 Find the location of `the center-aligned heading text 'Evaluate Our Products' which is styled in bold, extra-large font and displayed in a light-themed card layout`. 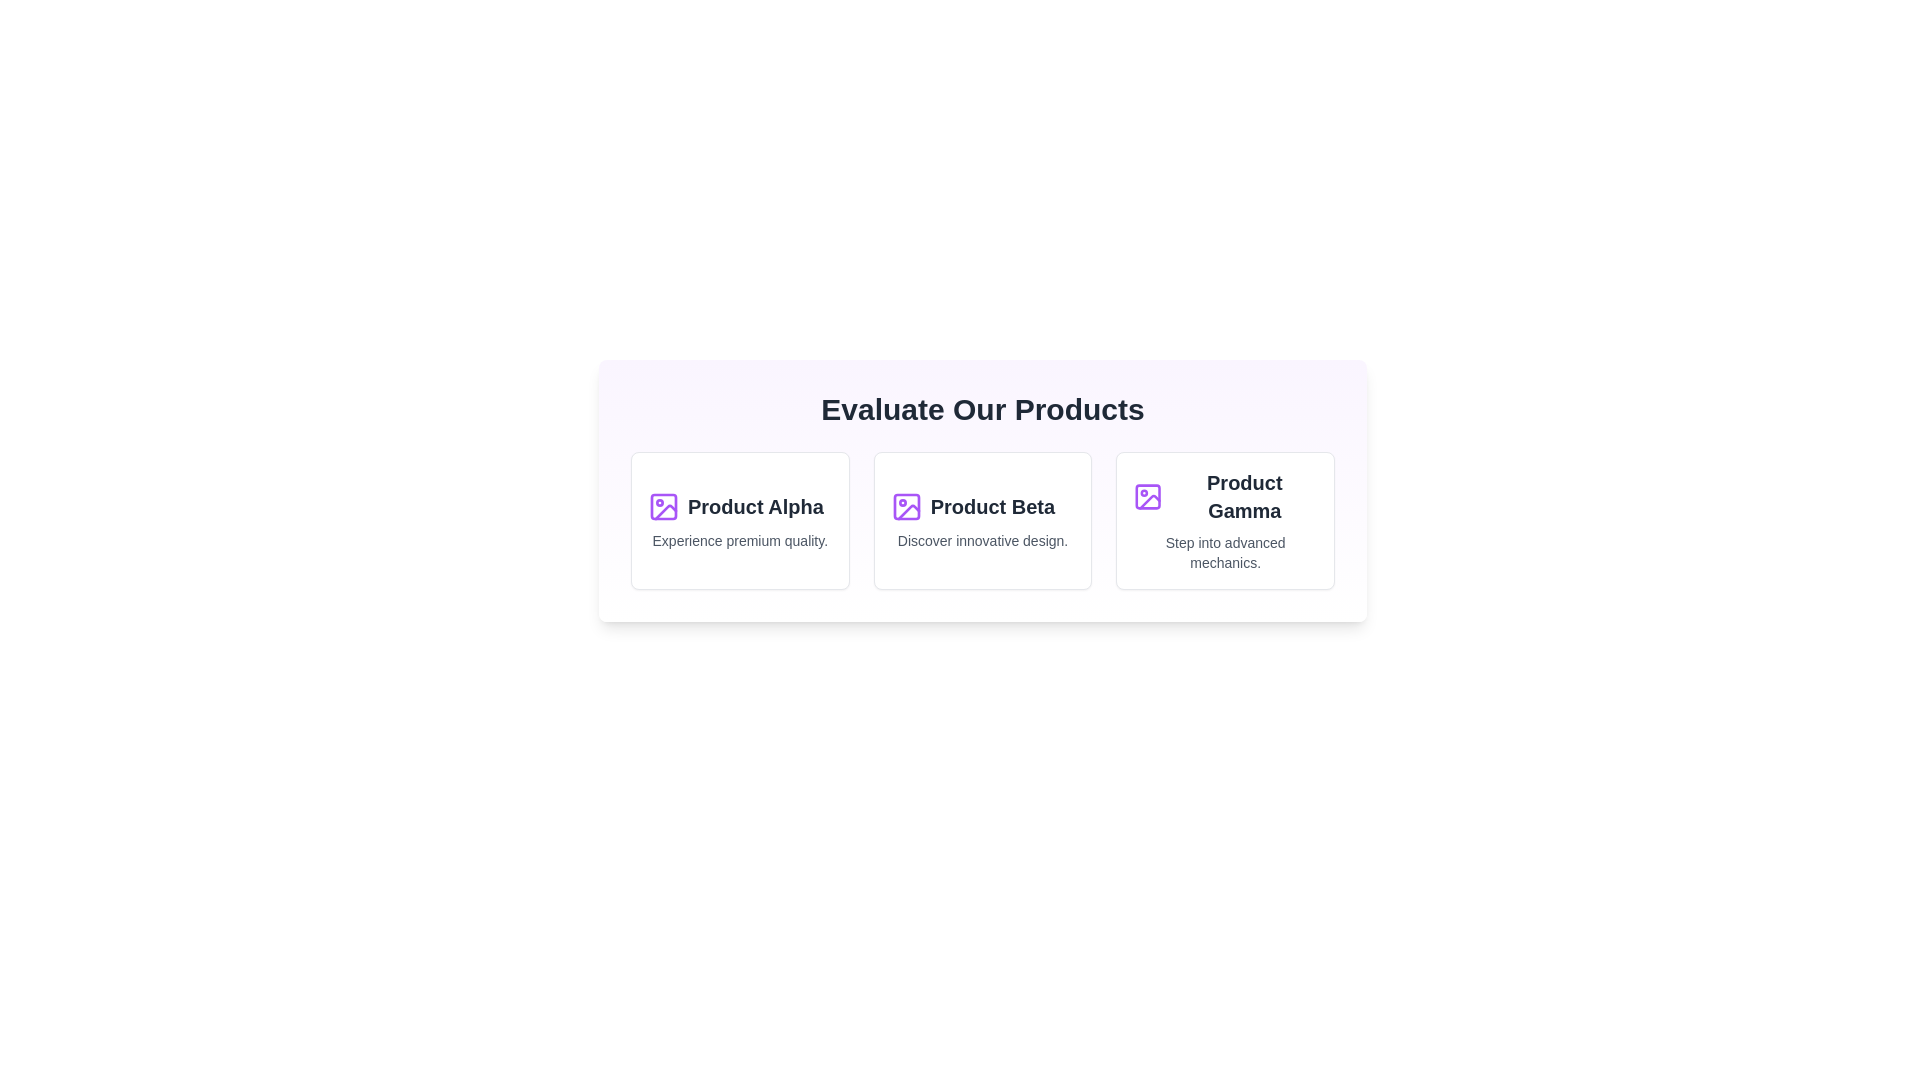

the center-aligned heading text 'Evaluate Our Products' which is styled in bold, extra-large font and displayed in a light-themed card layout is located at coordinates (983, 408).